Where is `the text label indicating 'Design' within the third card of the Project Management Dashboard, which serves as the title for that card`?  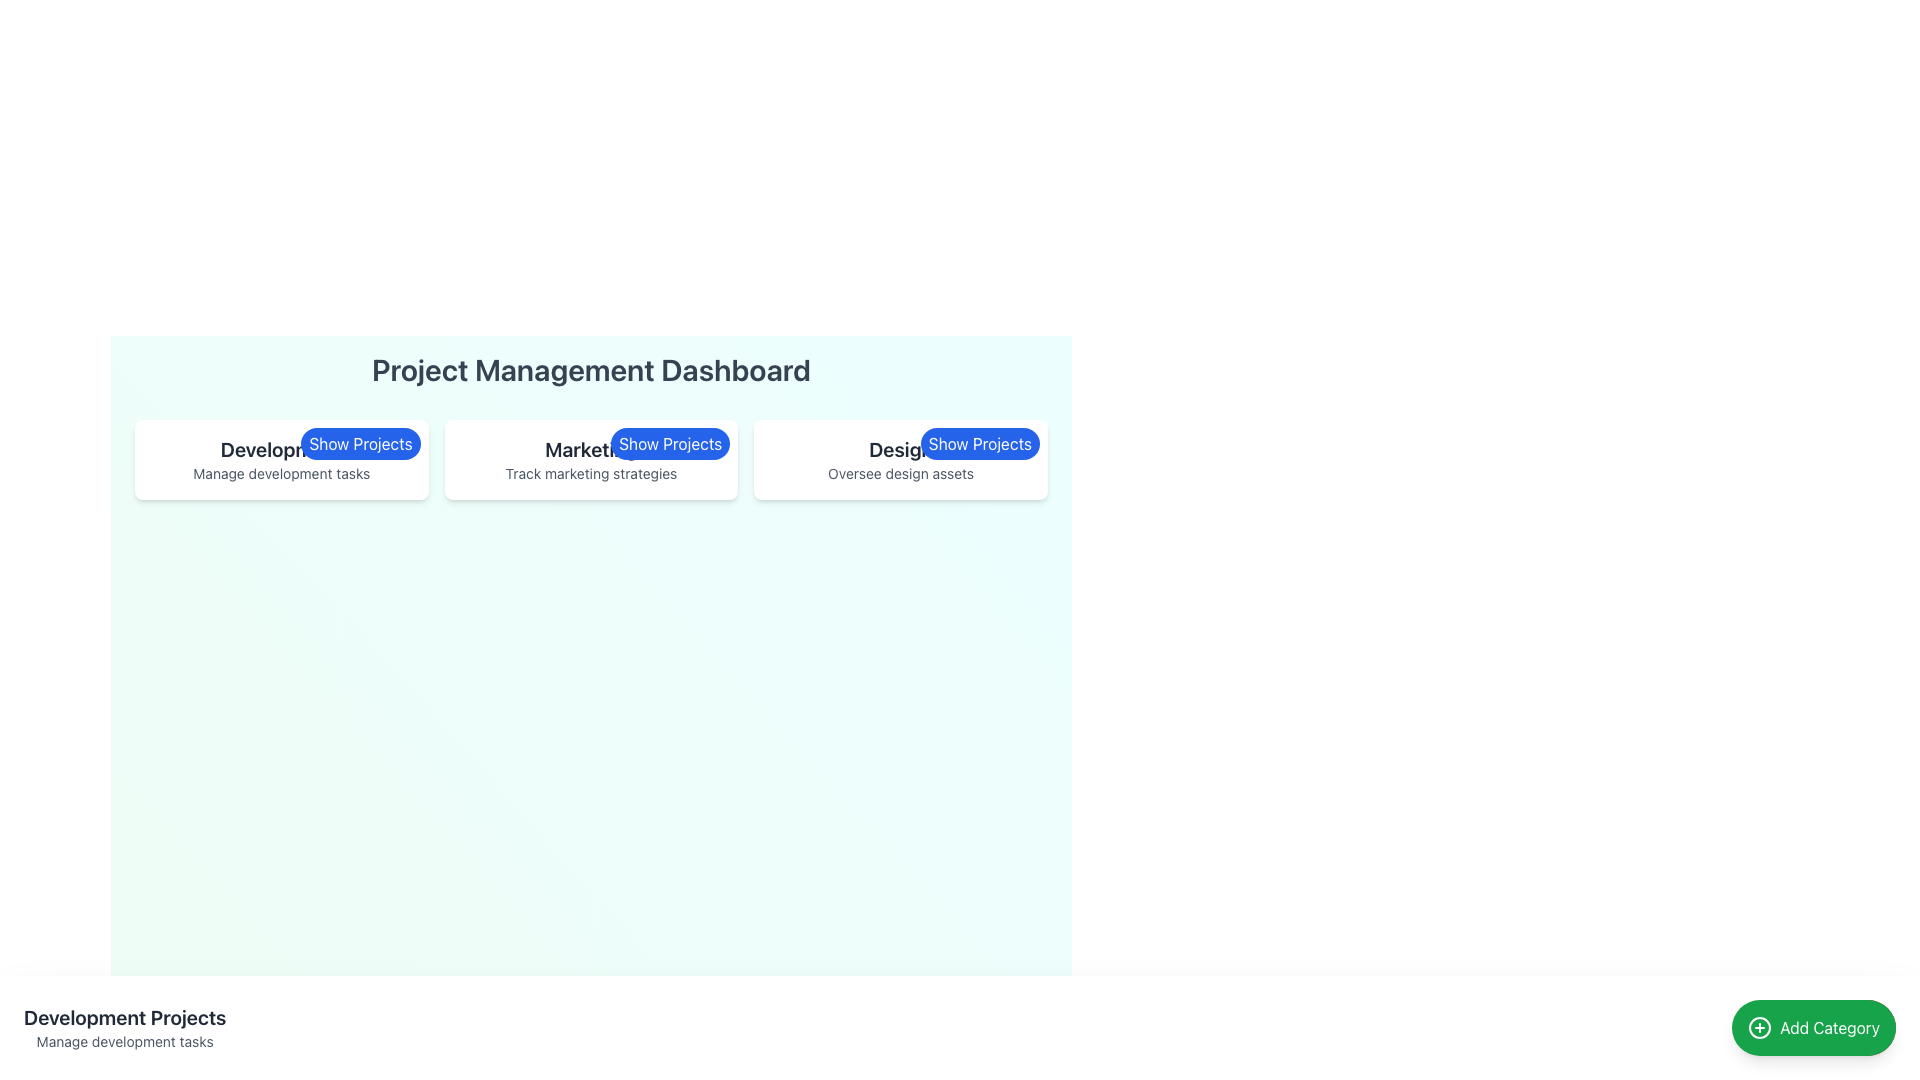
the text label indicating 'Design' within the third card of the Project Management Dashboard, which serves as the title for that card is located at coordinates (900, 450).